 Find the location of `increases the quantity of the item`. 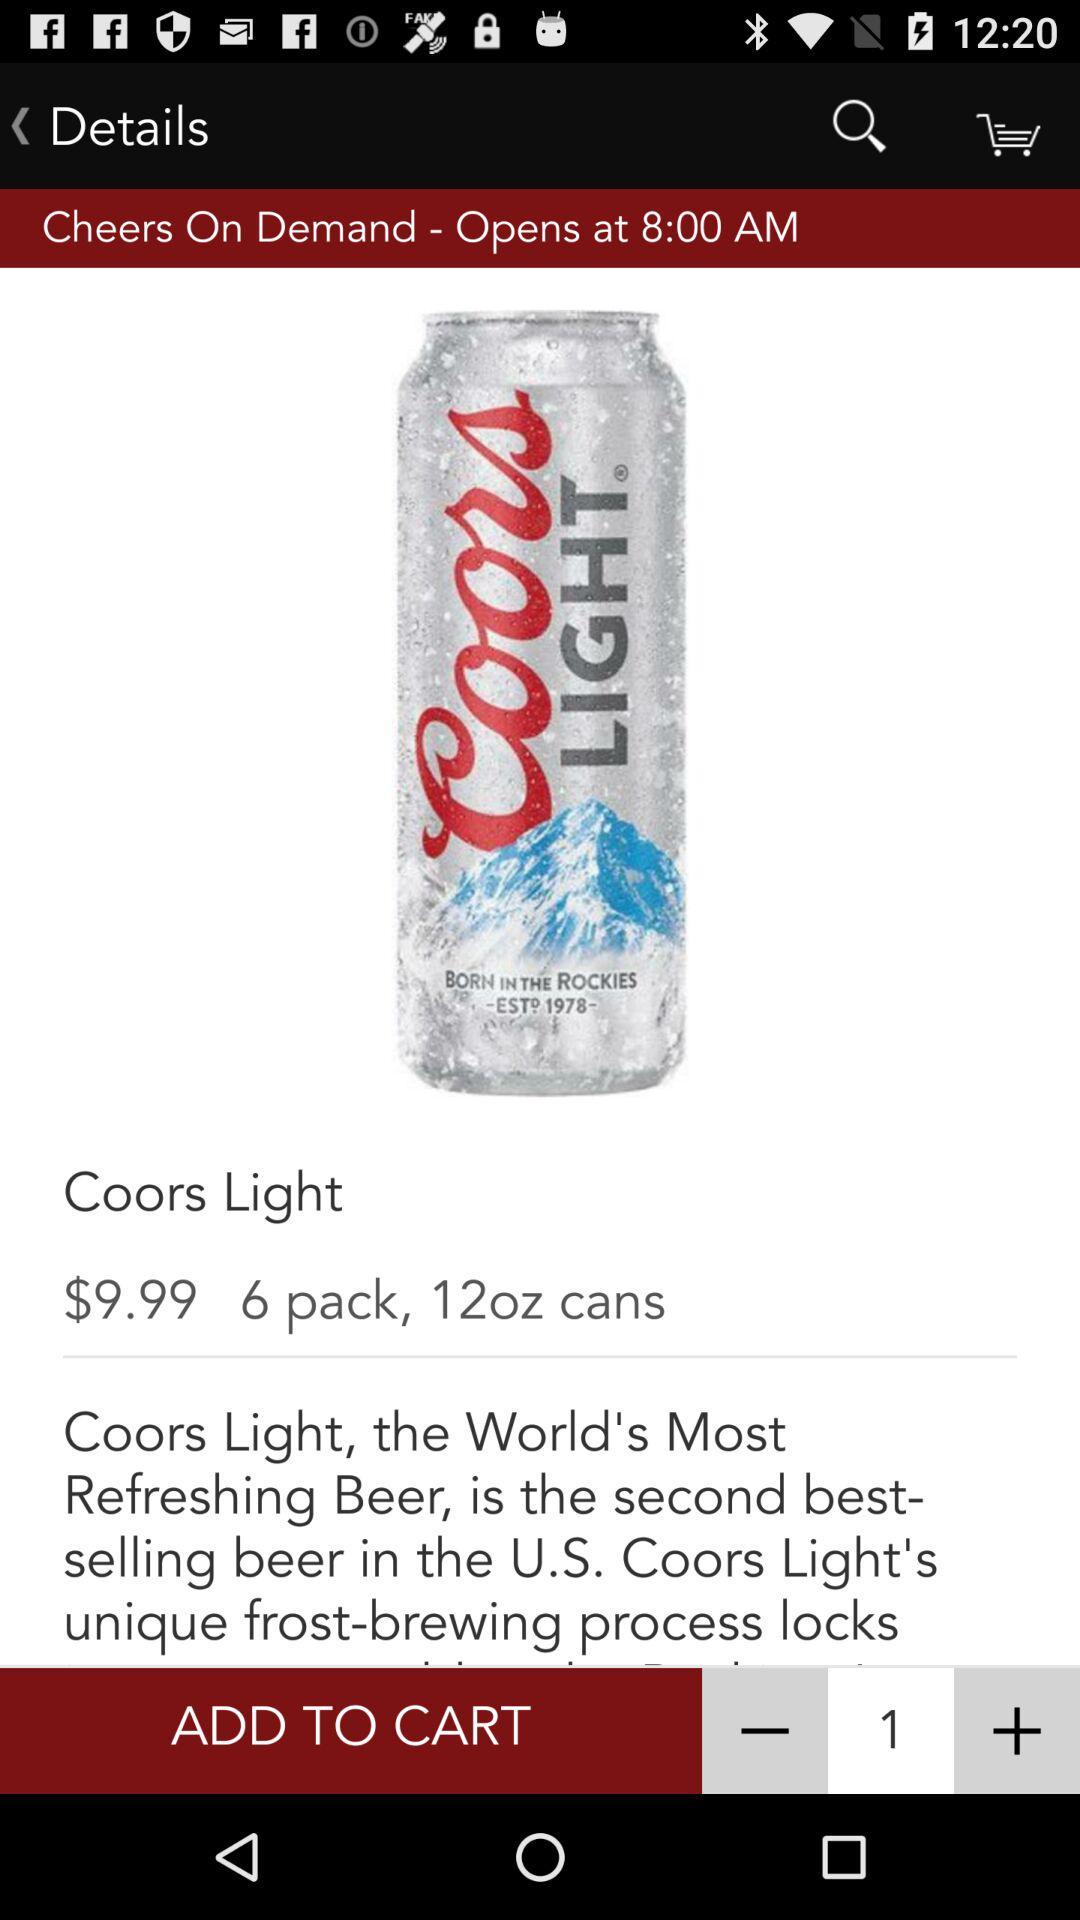

increases the quantity of the item is located at coordinates (1017, 1730).